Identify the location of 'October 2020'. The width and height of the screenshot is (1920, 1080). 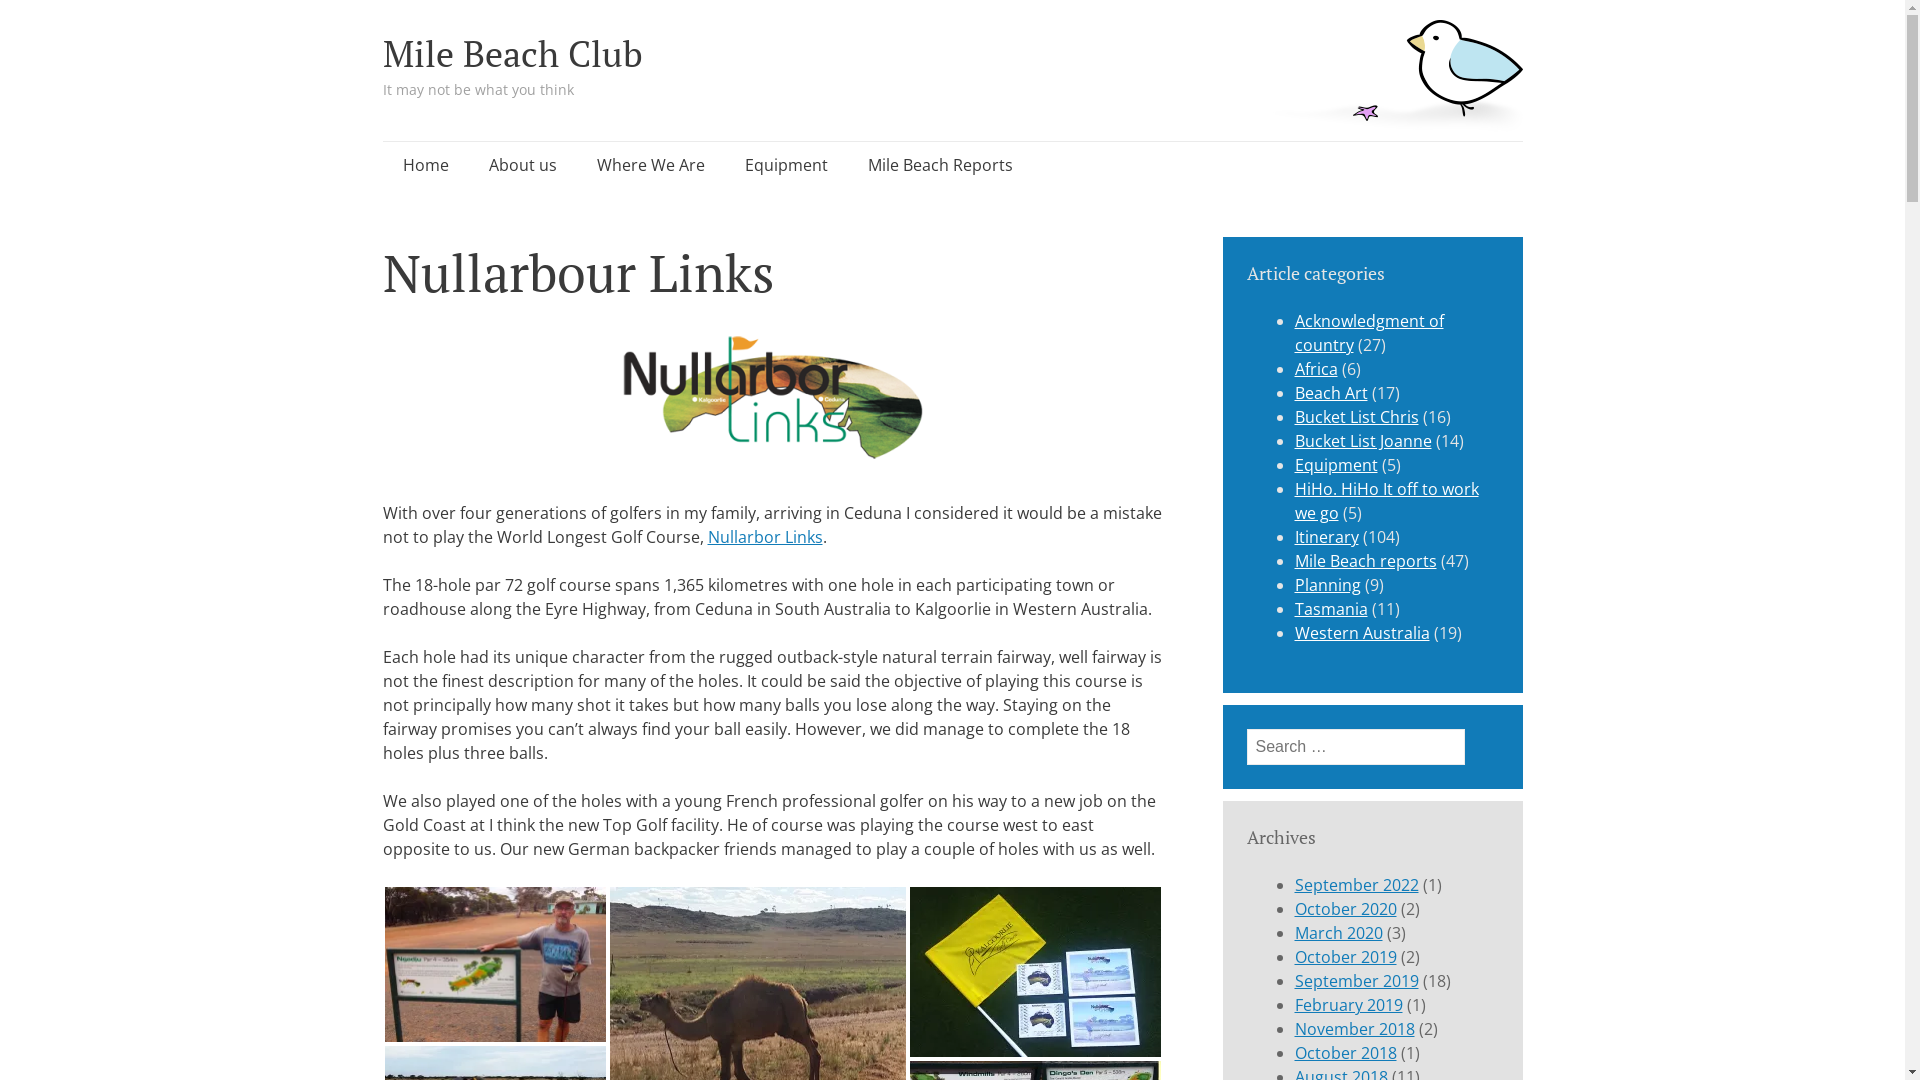
(1344, 909).